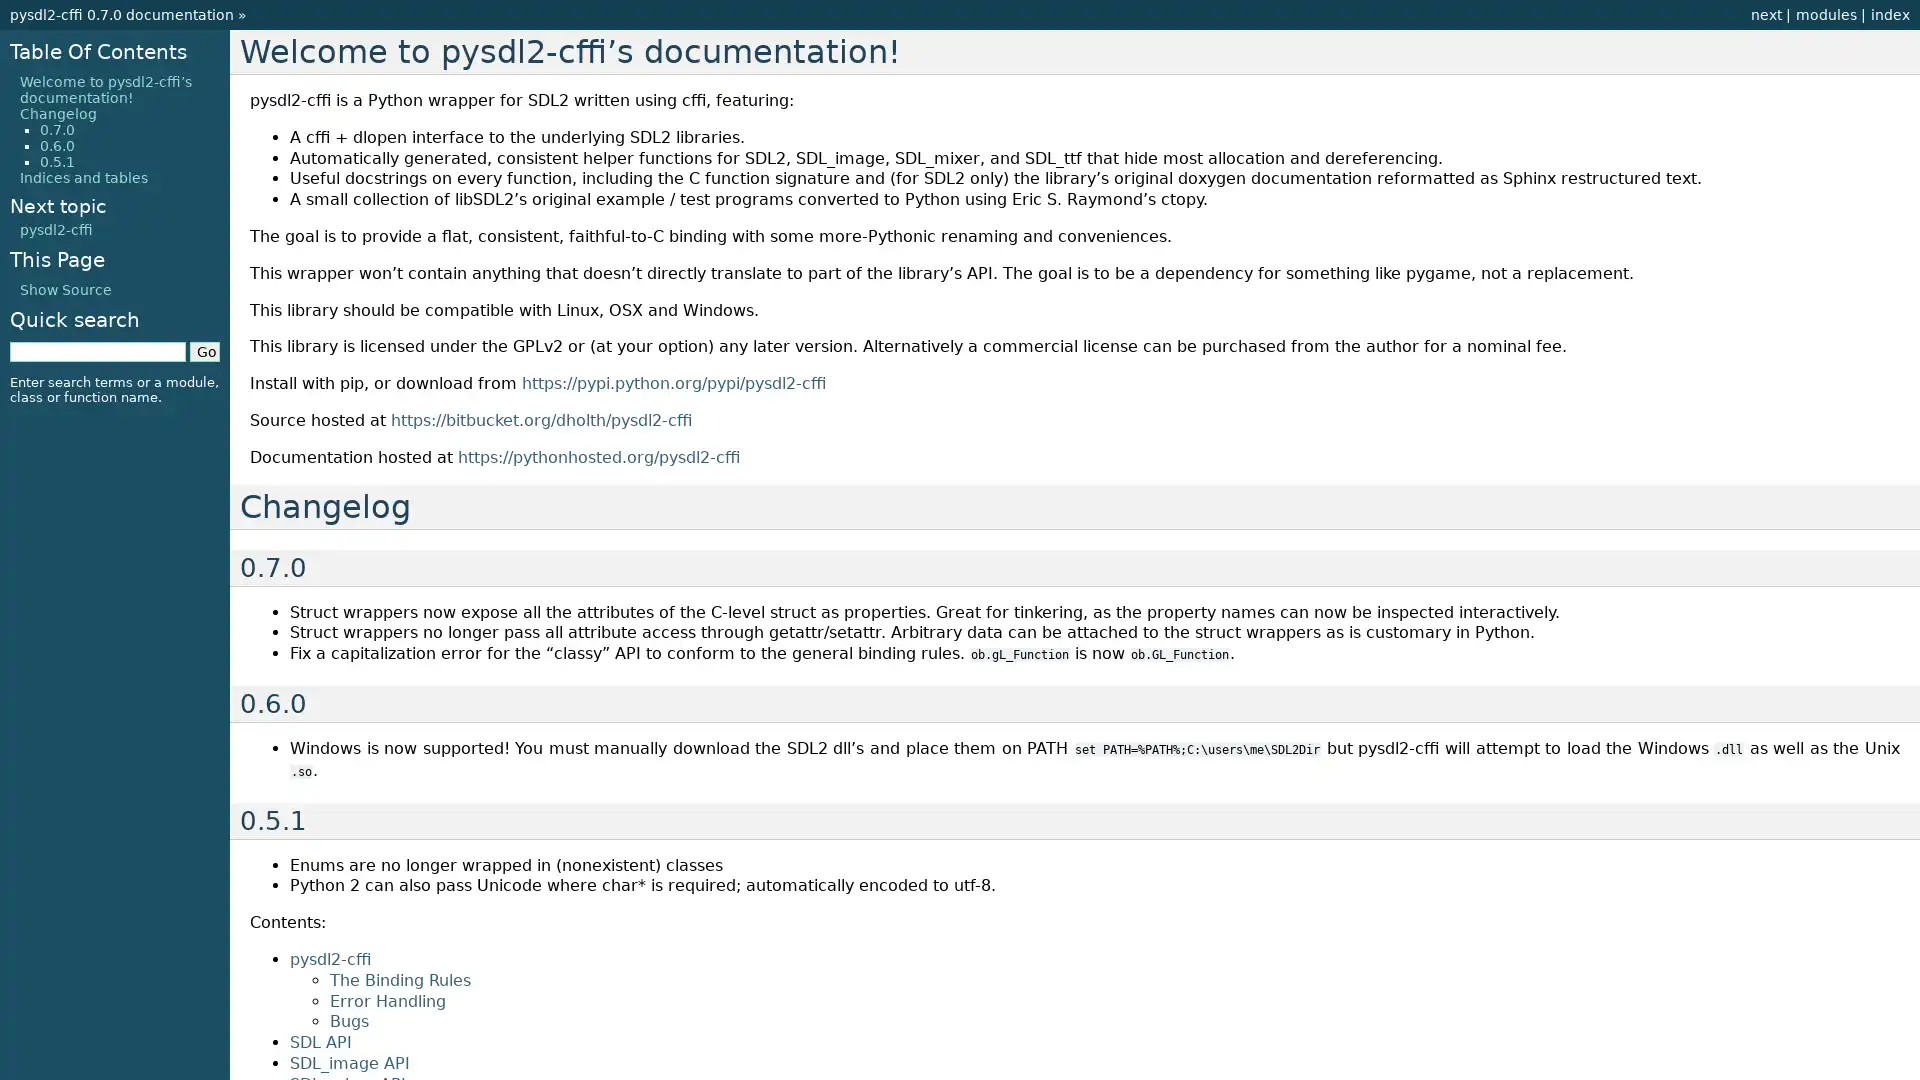 This screenshot has height=1080, width=1920. I want to click on Go, so click(205, 350).